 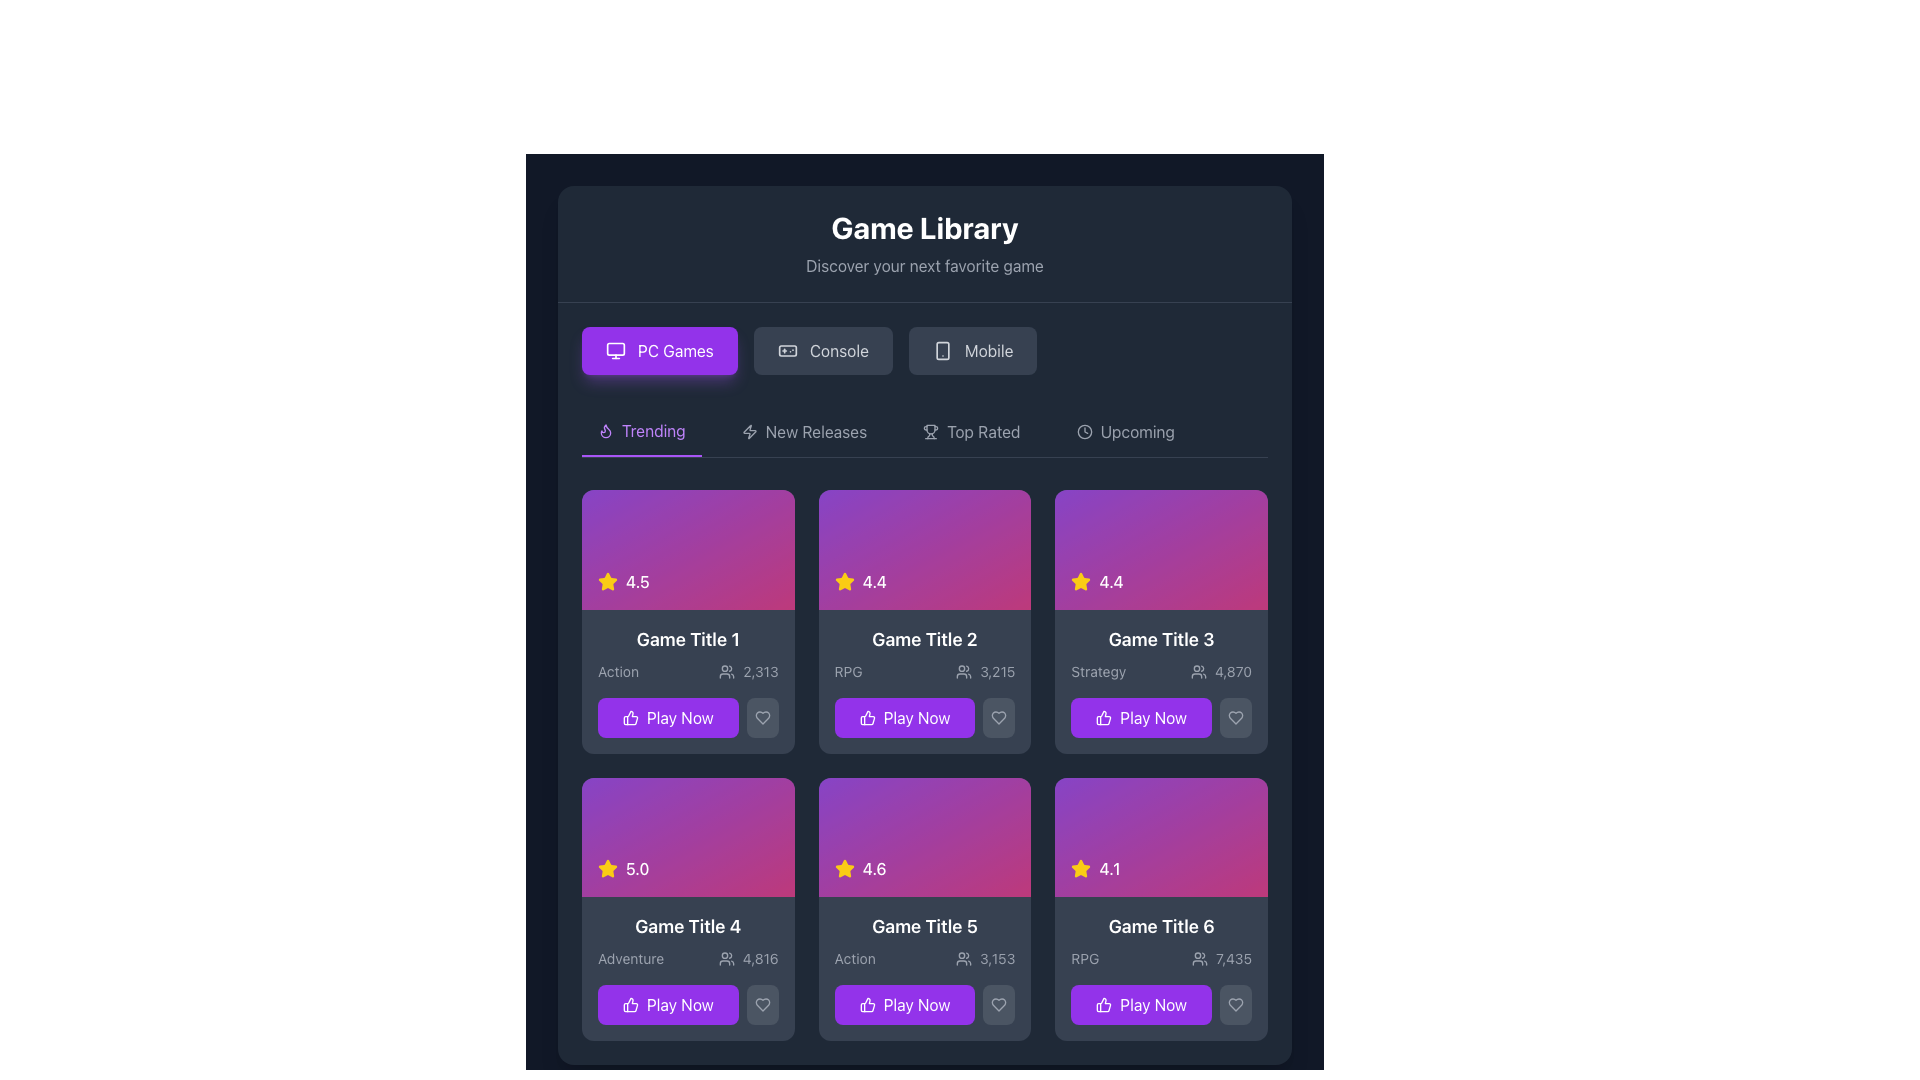 What do you see at coordinates (761, 1005) in the screenshot?
I see `the heart-shaped icon button located at the bottom right corner of the card for 'Game Title 4'` at bounding box center [761, 1005].